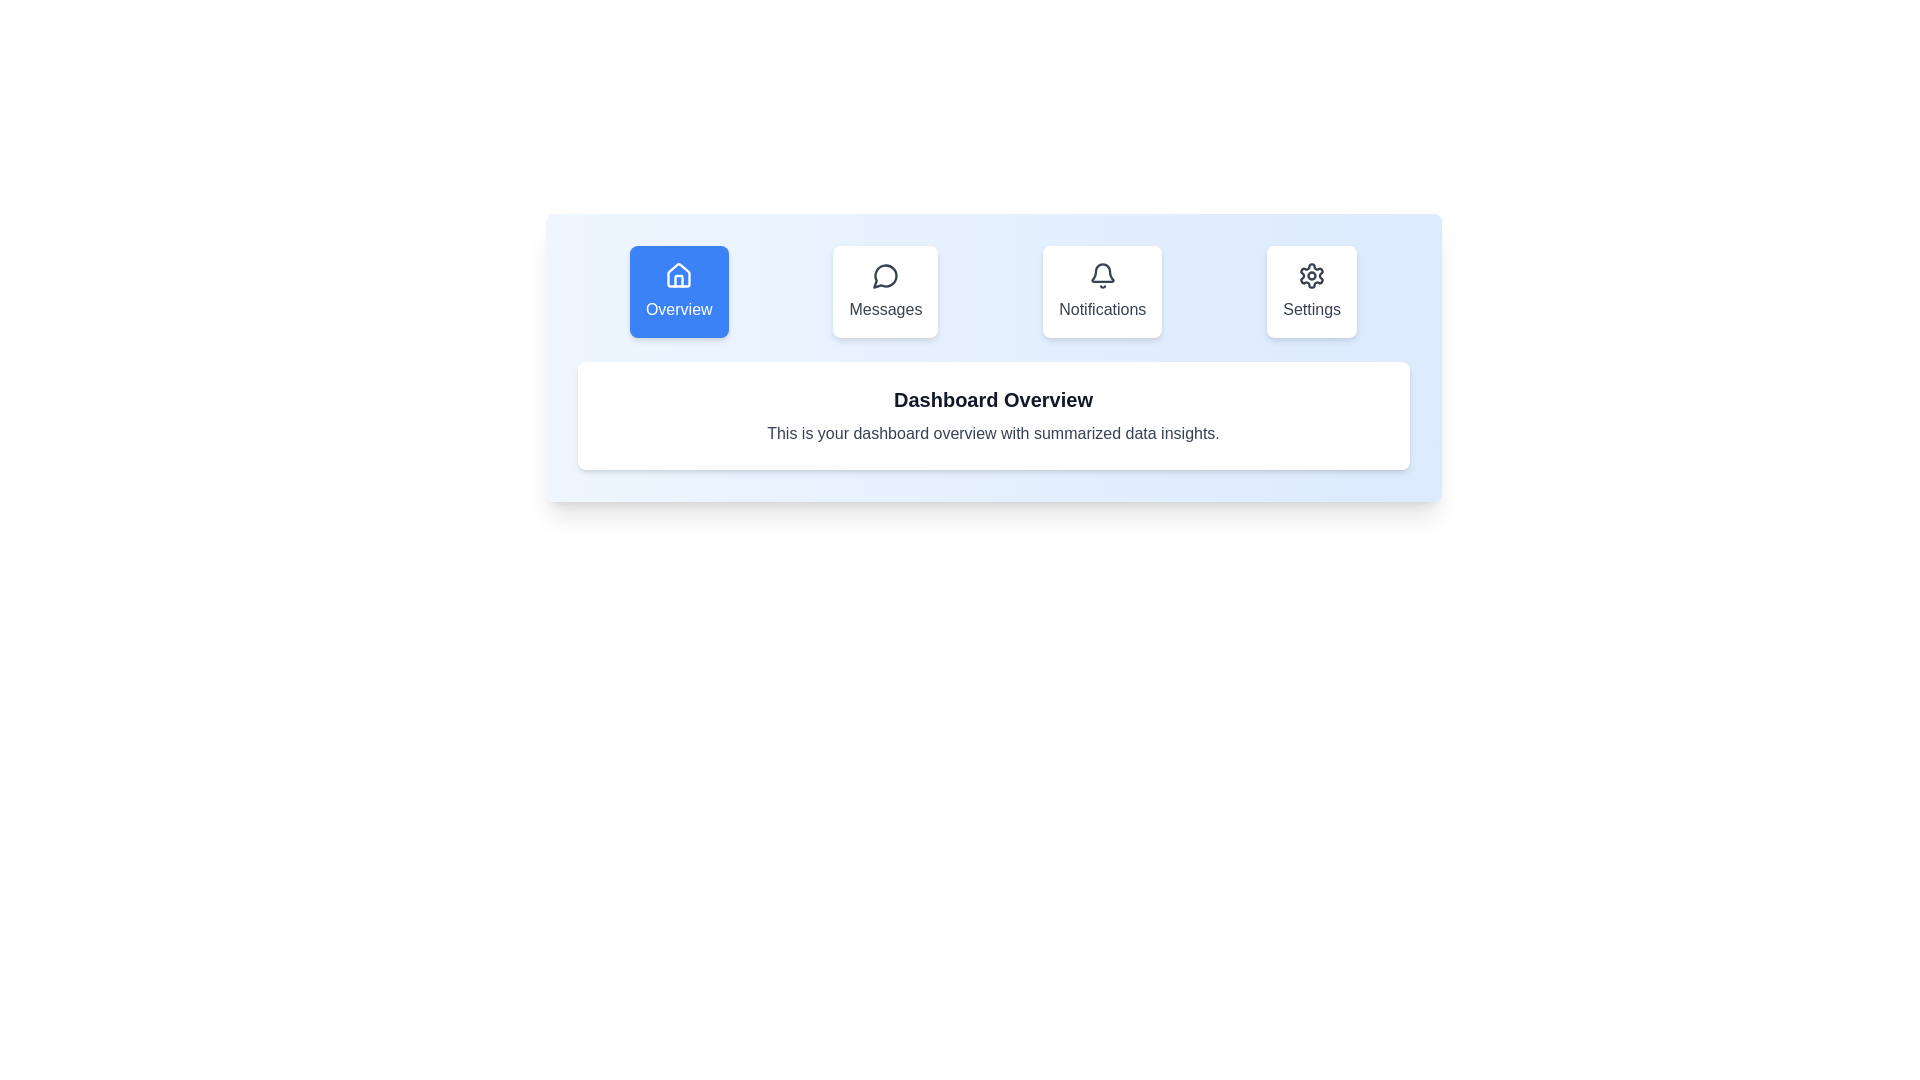 Image resolution: width=1920 pixels, height=1080 pixels. Describe the element at coordinates (1312, 309) in the screenshot. I see `the 'Settings' text label, which is styled in dark gray font and located below a gear-shaped icon within a card-like structure` at that location.